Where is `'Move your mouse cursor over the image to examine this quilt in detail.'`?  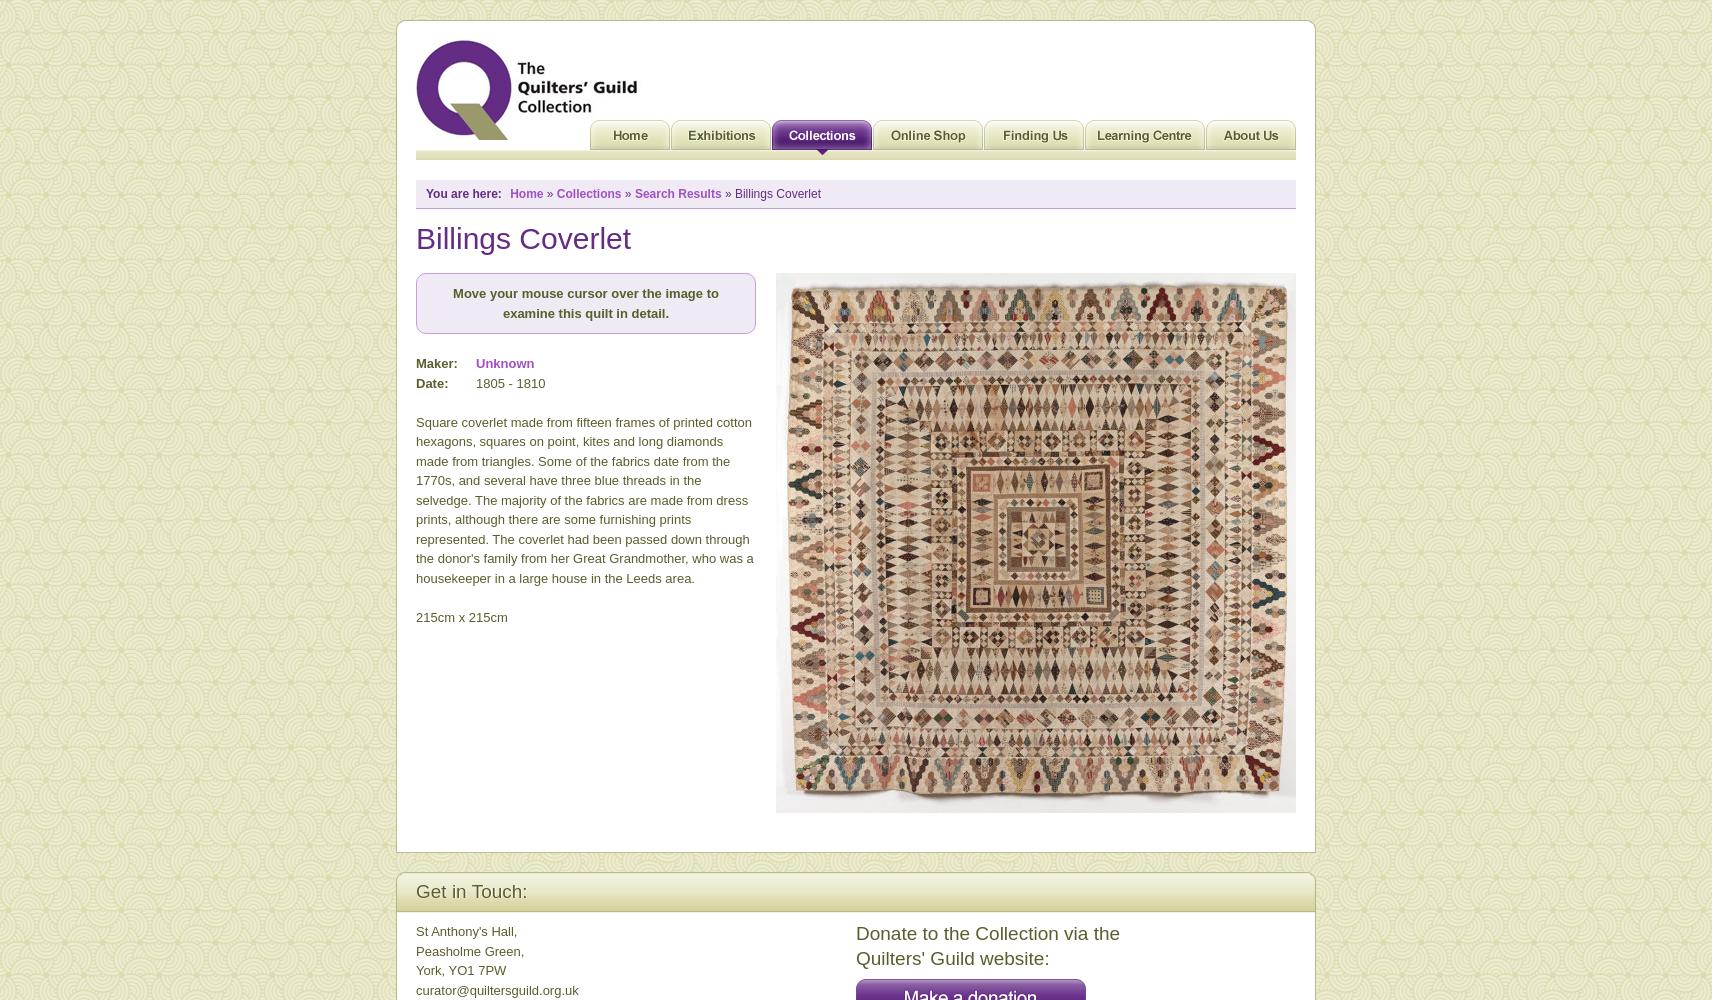
'Move your mouse cursor over the image to examine this quilt in detail.' is located at coordinates (584, 303).